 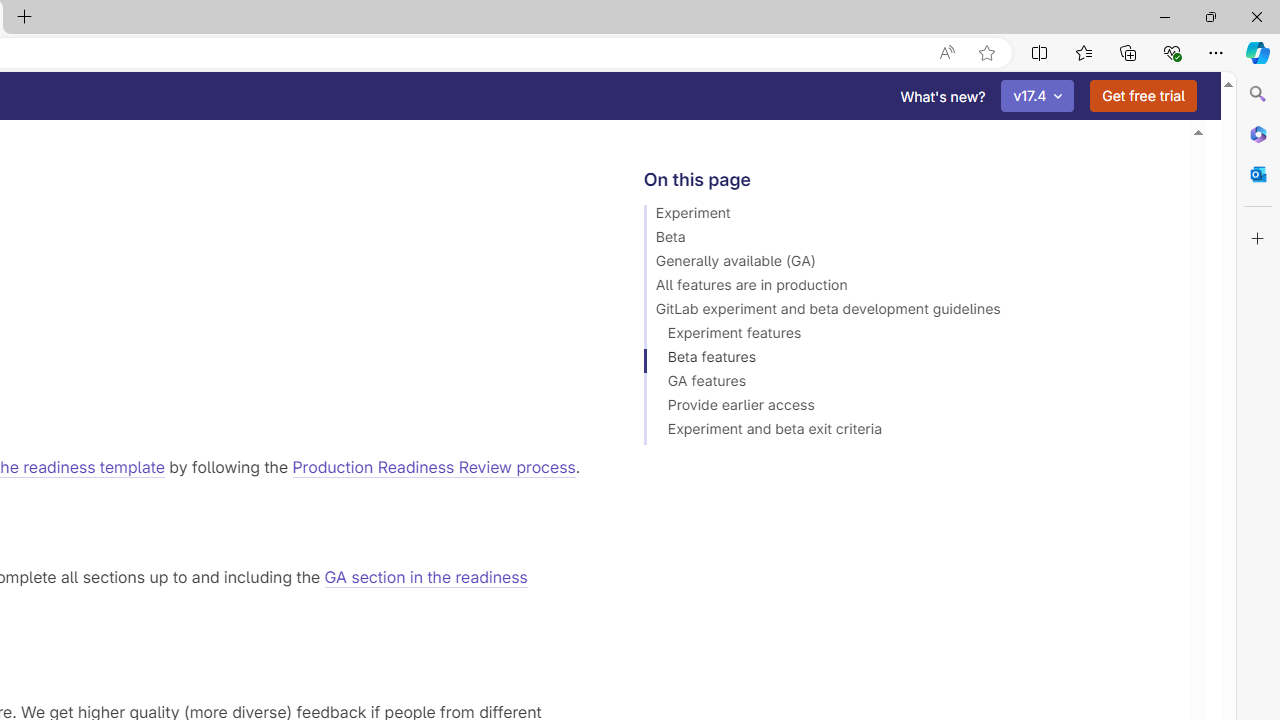 I want to click on 'Beta', so click(x=907, y=239).